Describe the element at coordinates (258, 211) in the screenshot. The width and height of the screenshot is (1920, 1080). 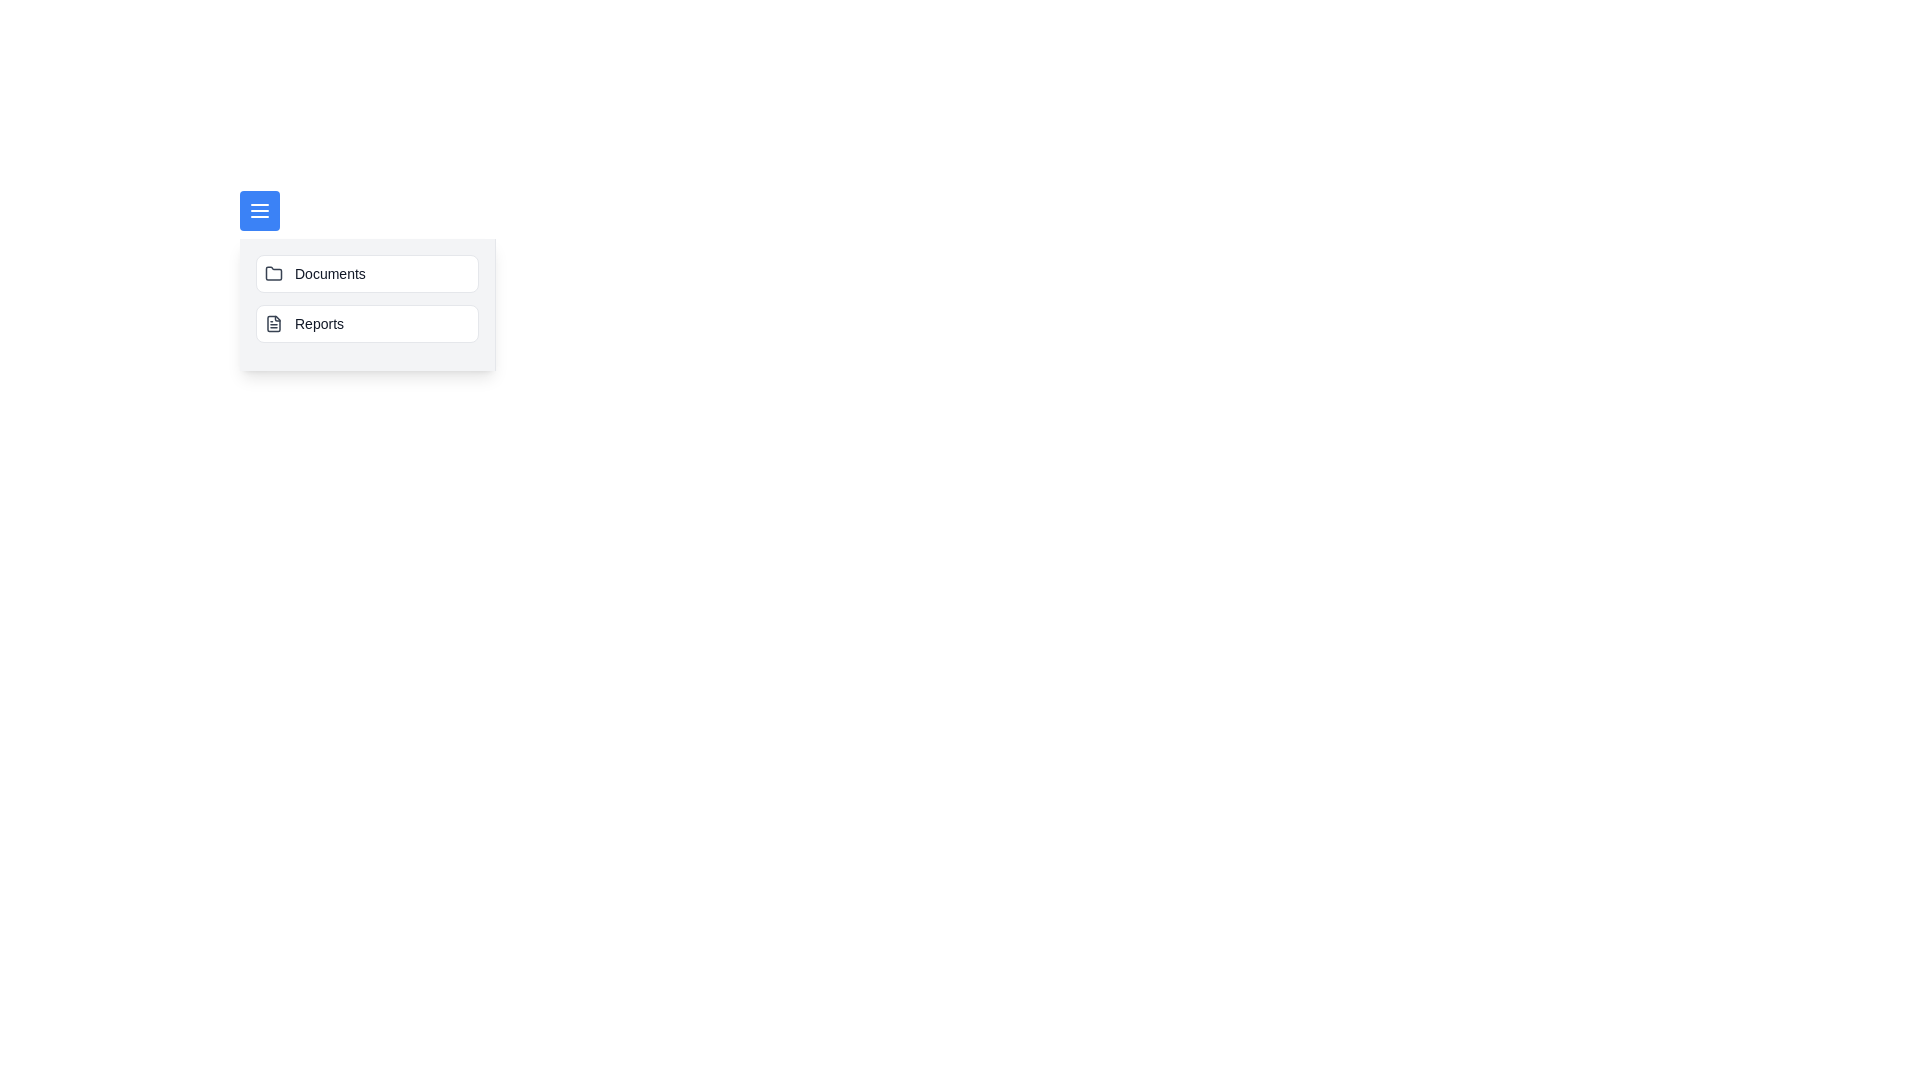
I see `menu button to toggle the visibility of the side menu` at that location.